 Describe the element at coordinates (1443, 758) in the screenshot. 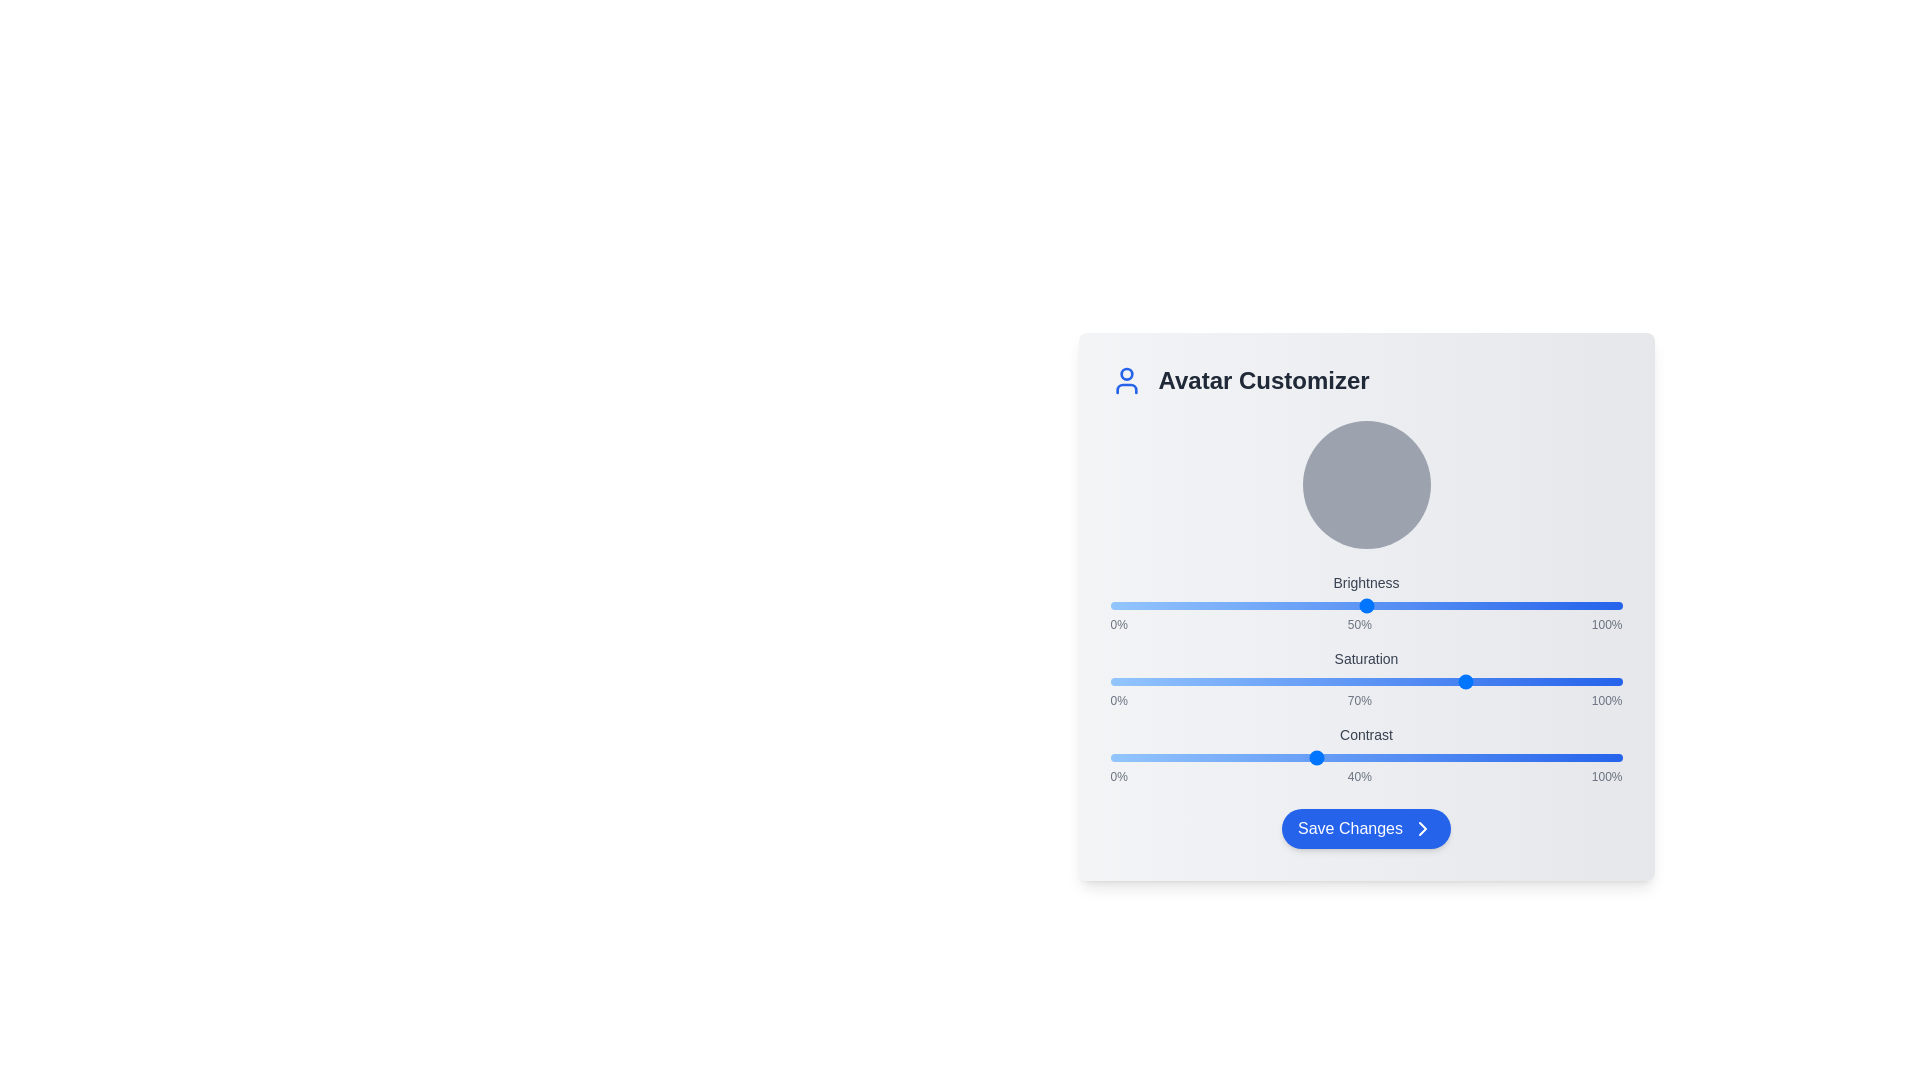

I see `the contrast slider to 65%` at that location.